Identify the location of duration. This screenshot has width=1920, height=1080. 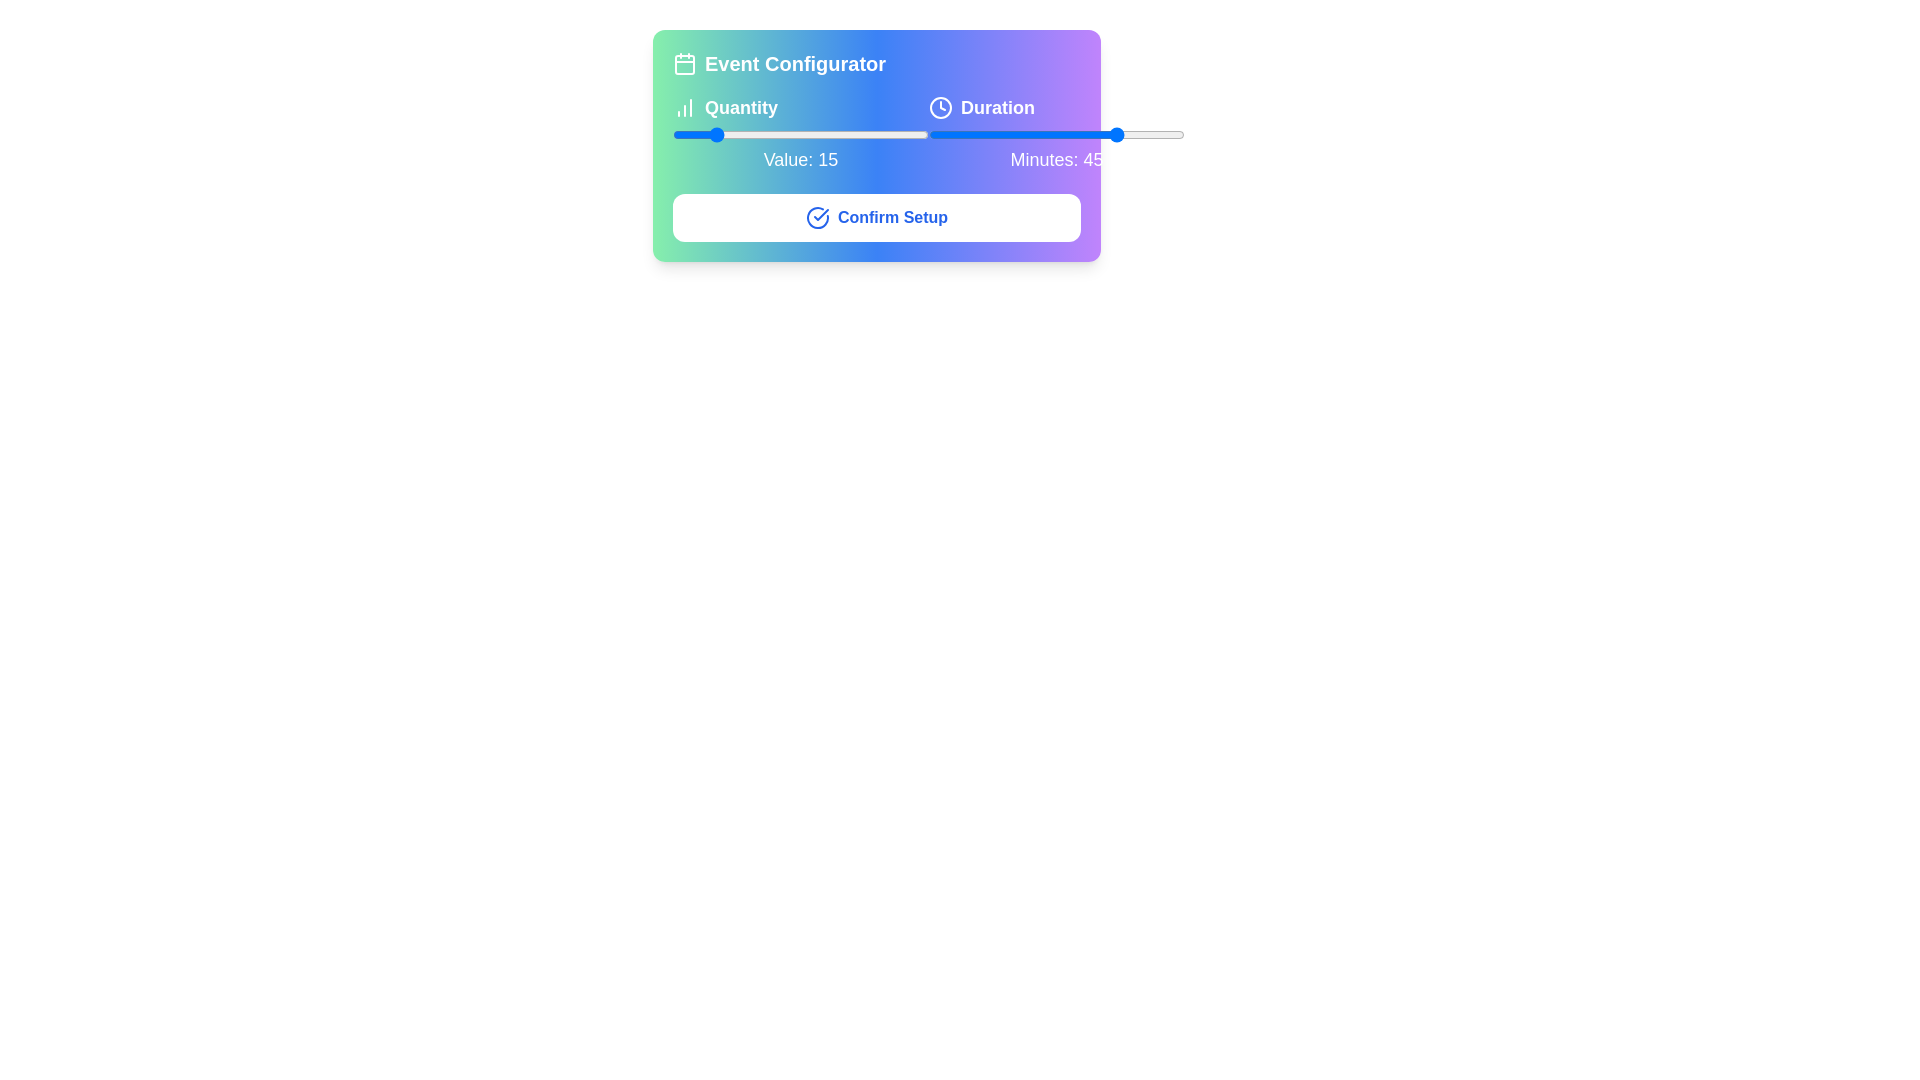
(1121, 135).